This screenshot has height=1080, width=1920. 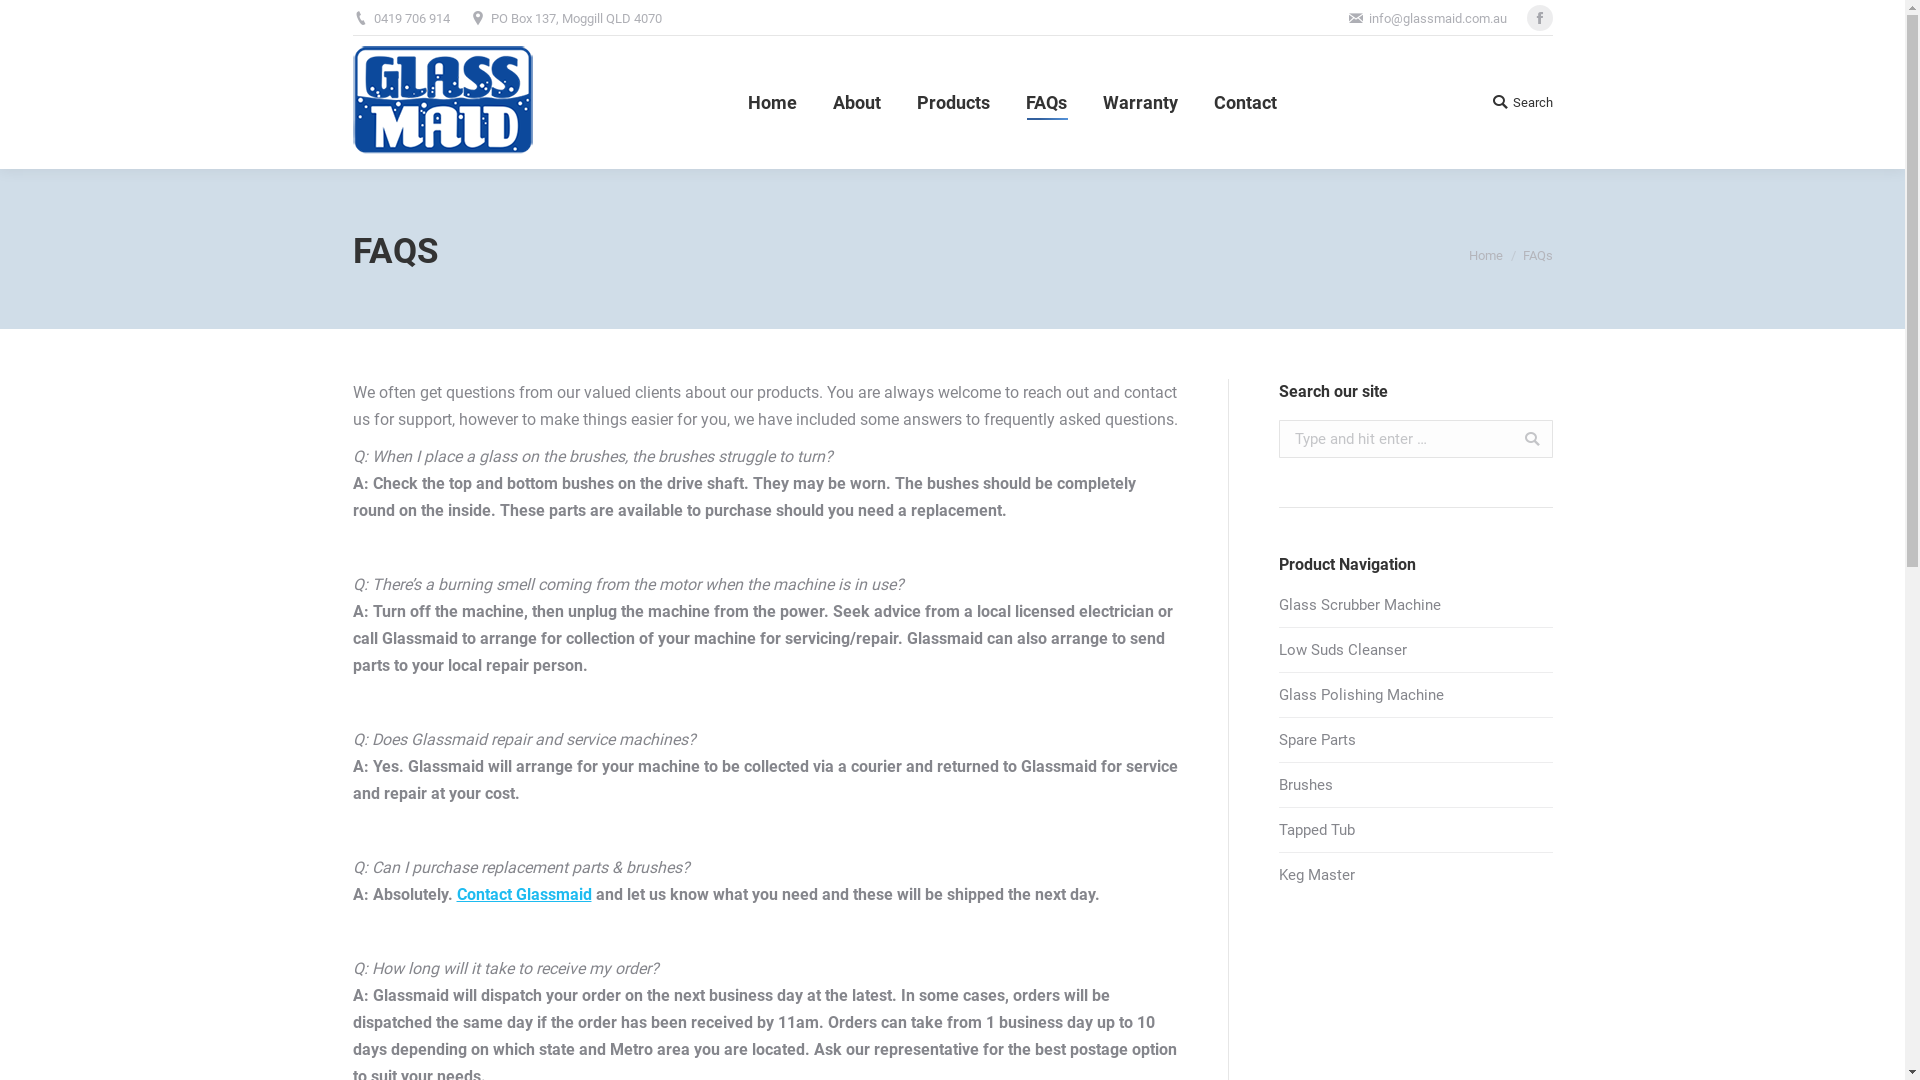 What do you see at coordinates (1342, 650) in the screenshot?
I see `'Low Suds Cleanser'` at bounding box center [1342, 650].